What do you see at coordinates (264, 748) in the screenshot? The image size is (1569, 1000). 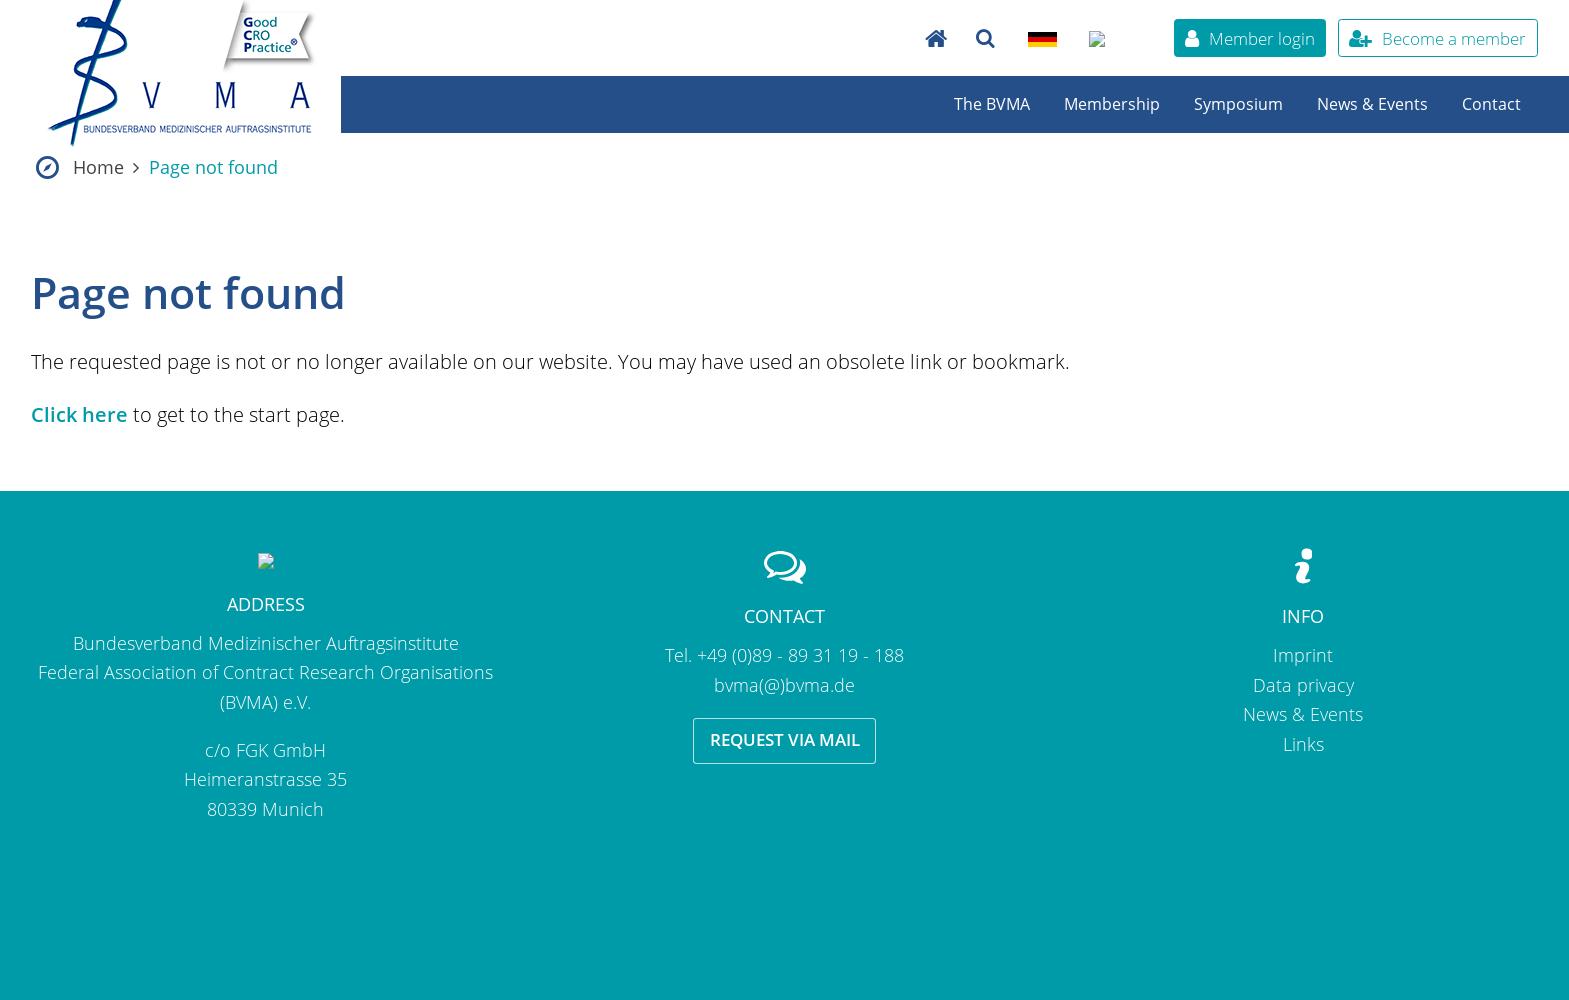 I see `'c/o FGK GmbH'` at bounding box center [264, 748].